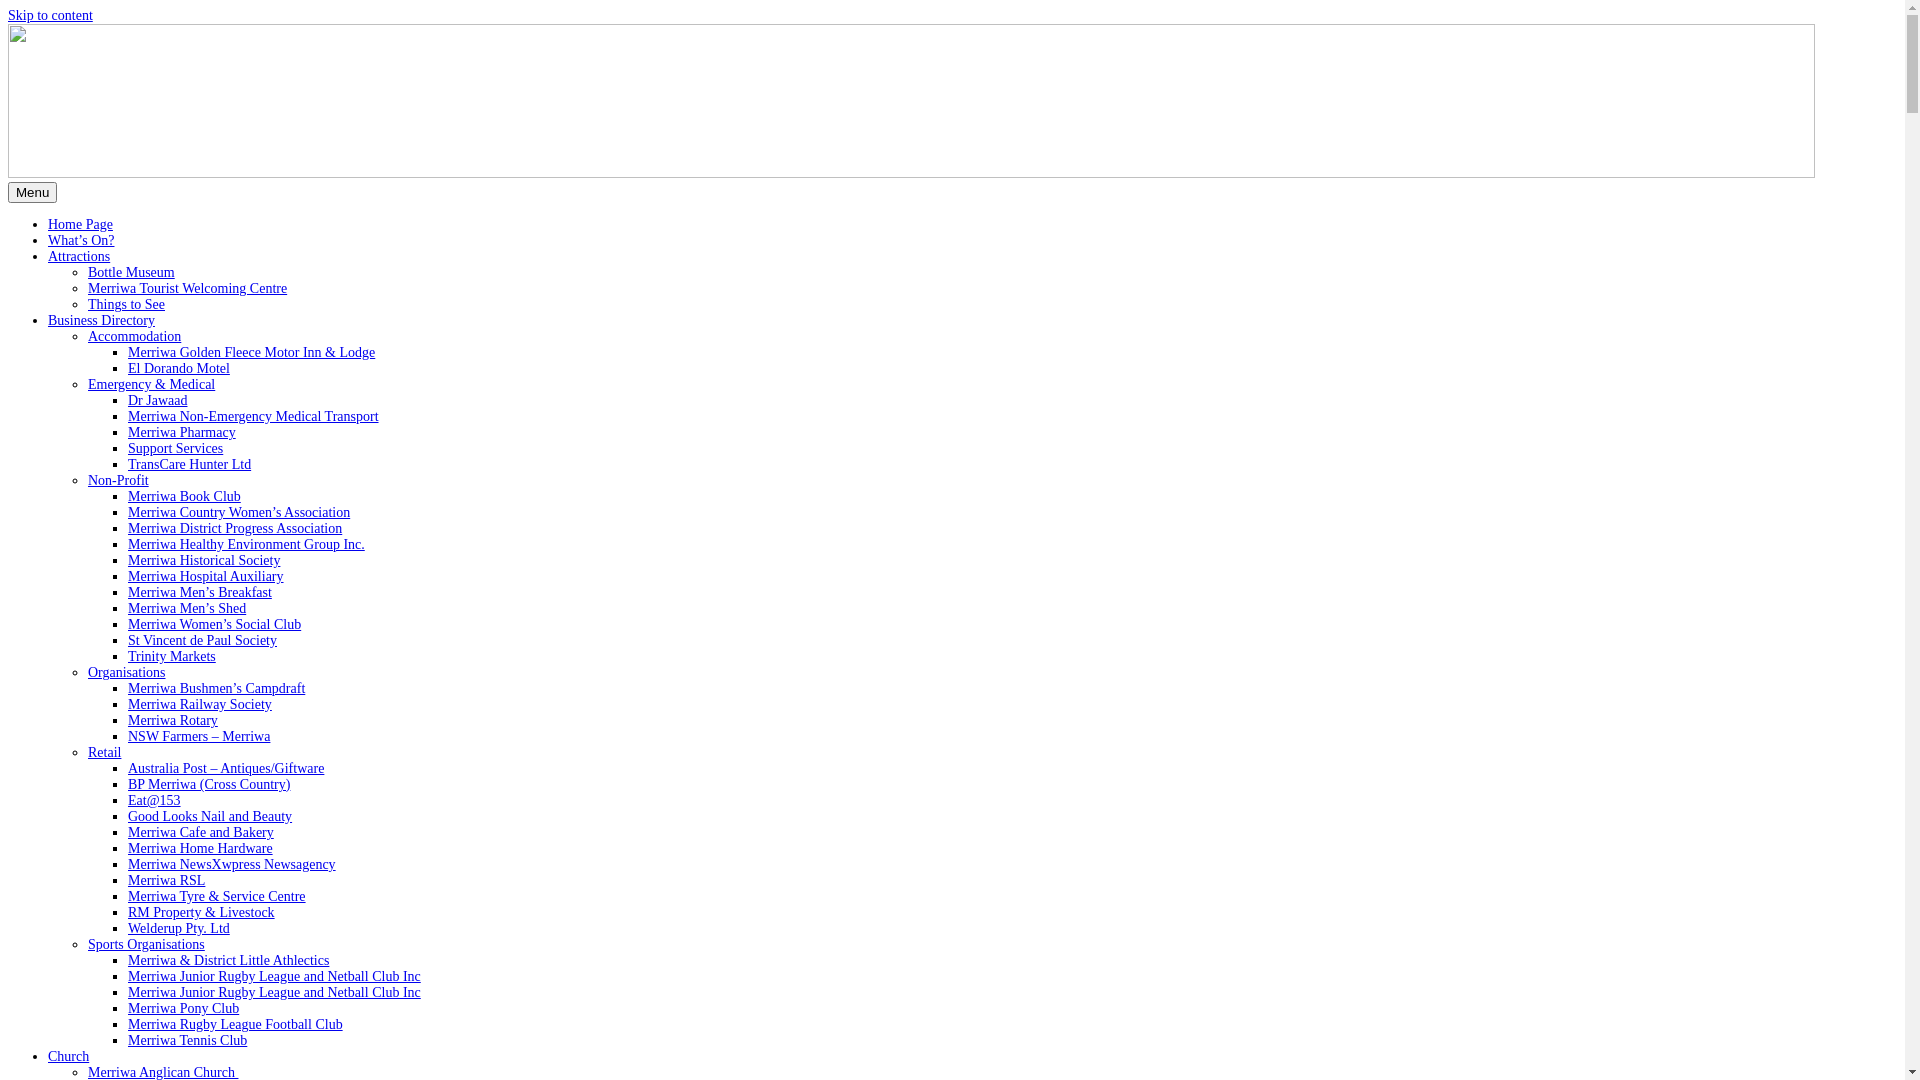 Image resolution: width=1920 pixels, height=1080 pixels. What do you see at coordinates (127, 703) in the screenshot?
I see `'Merriwa Railway Society'` at bounding box center [127, 703].